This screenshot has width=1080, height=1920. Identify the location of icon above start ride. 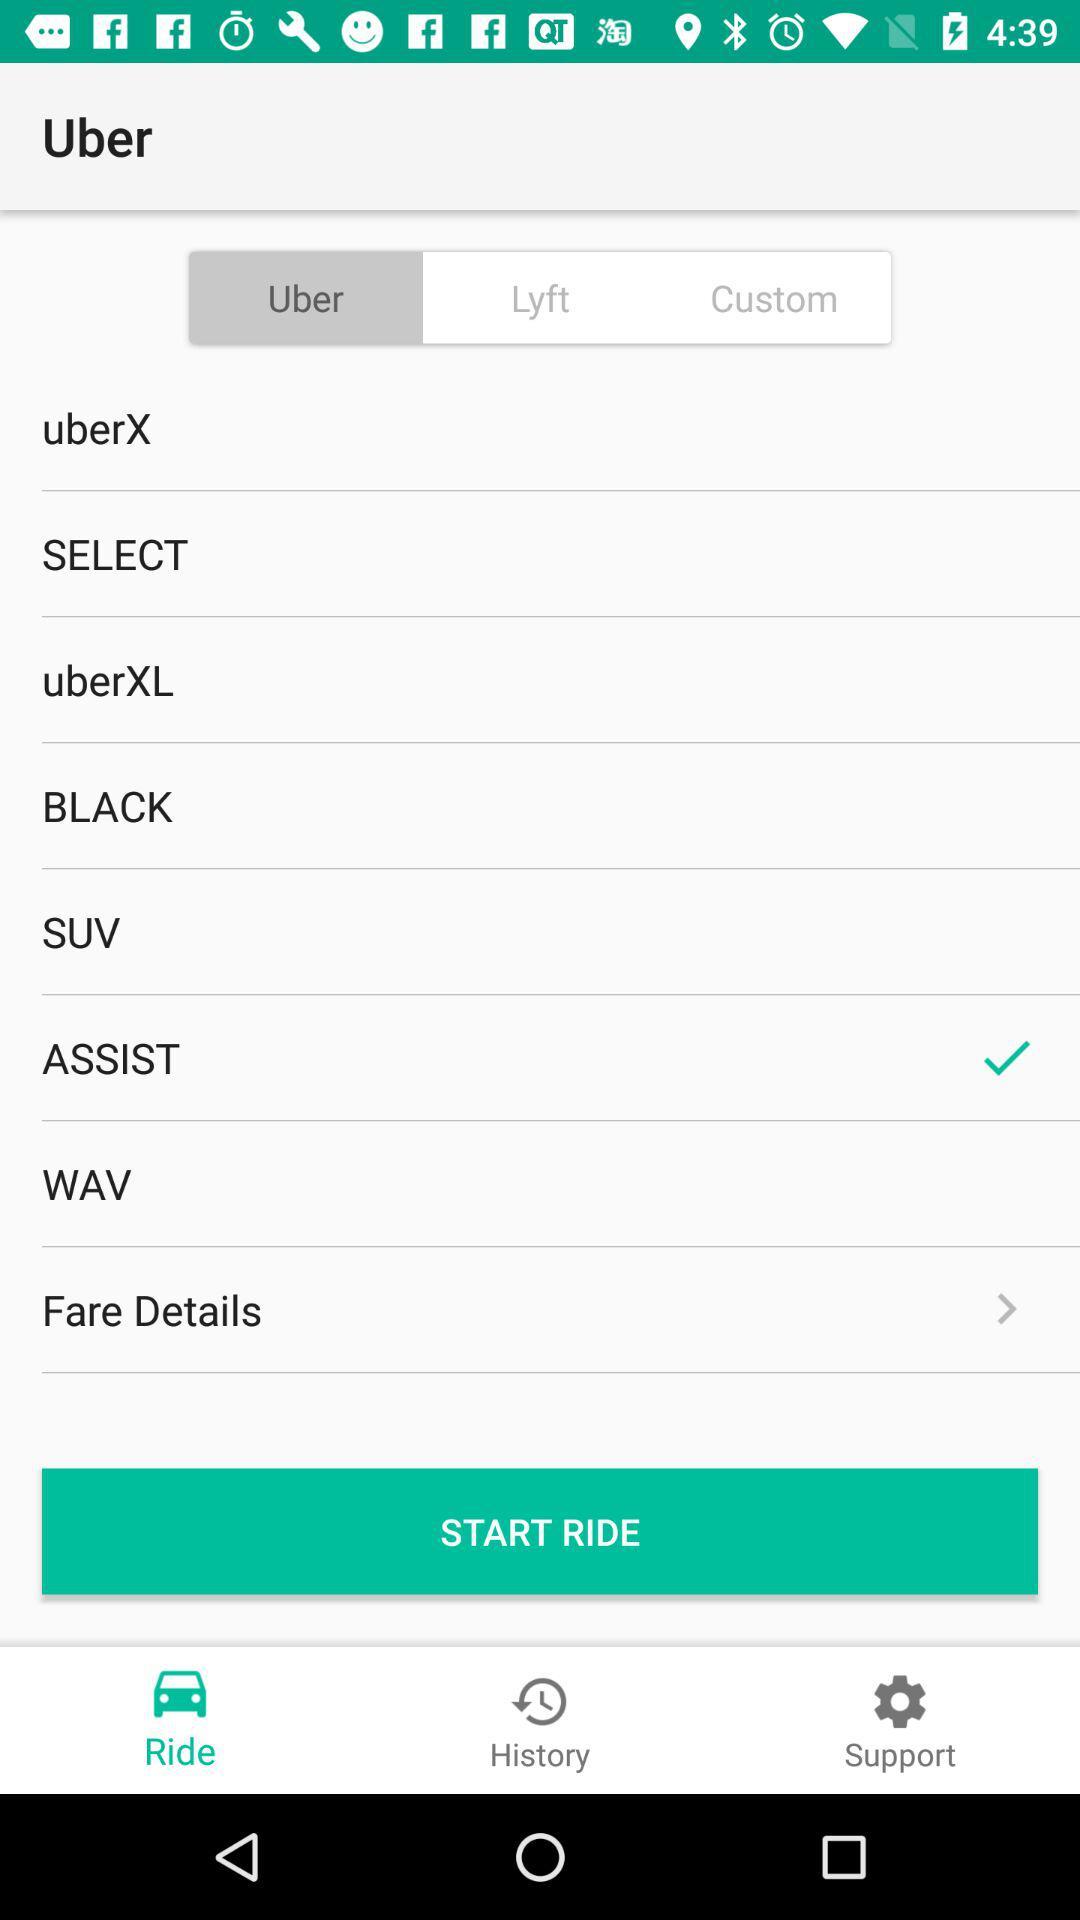
(540, 1309).